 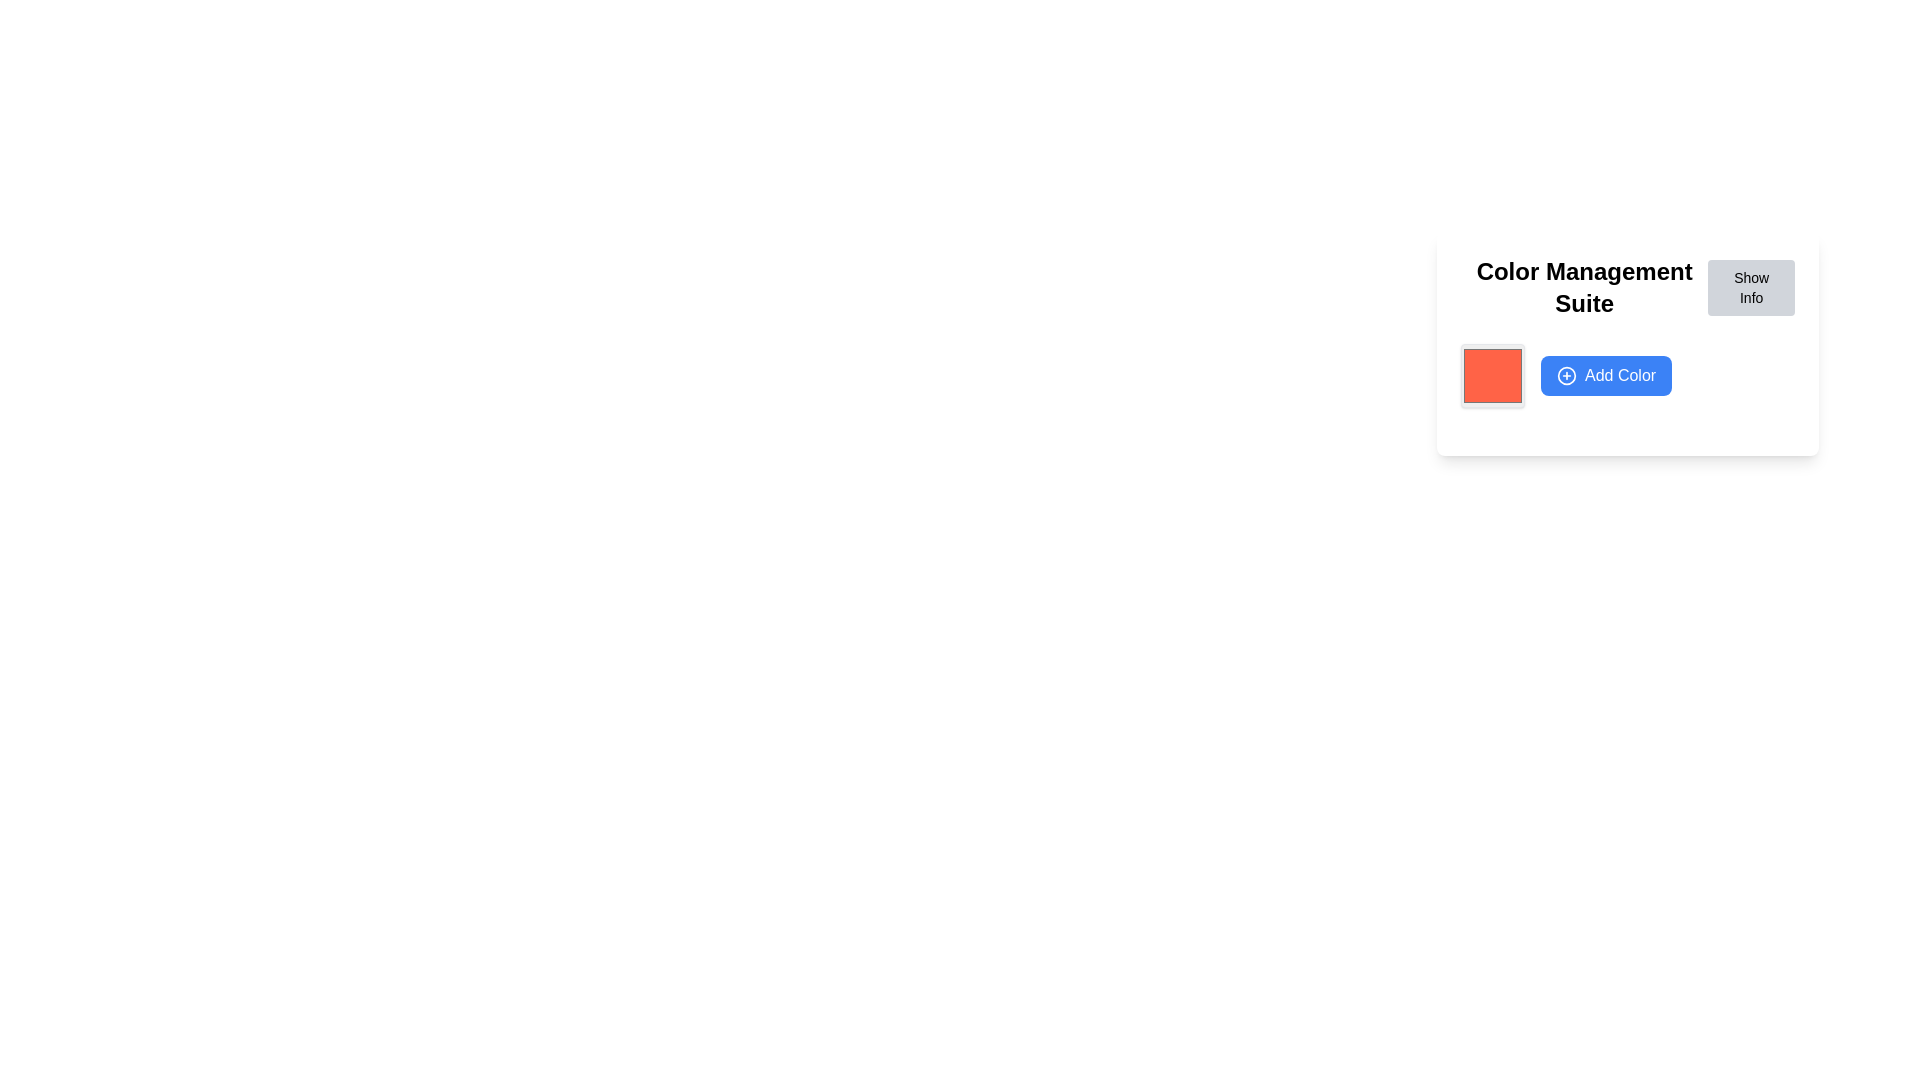 What do you see at coordinates (1627, 375) in the screenshot?
I see `the button located below the 'Show Info' button and to the right of the color preview box in the 'Color Management Suite'` at bounding box center [1627, 375].